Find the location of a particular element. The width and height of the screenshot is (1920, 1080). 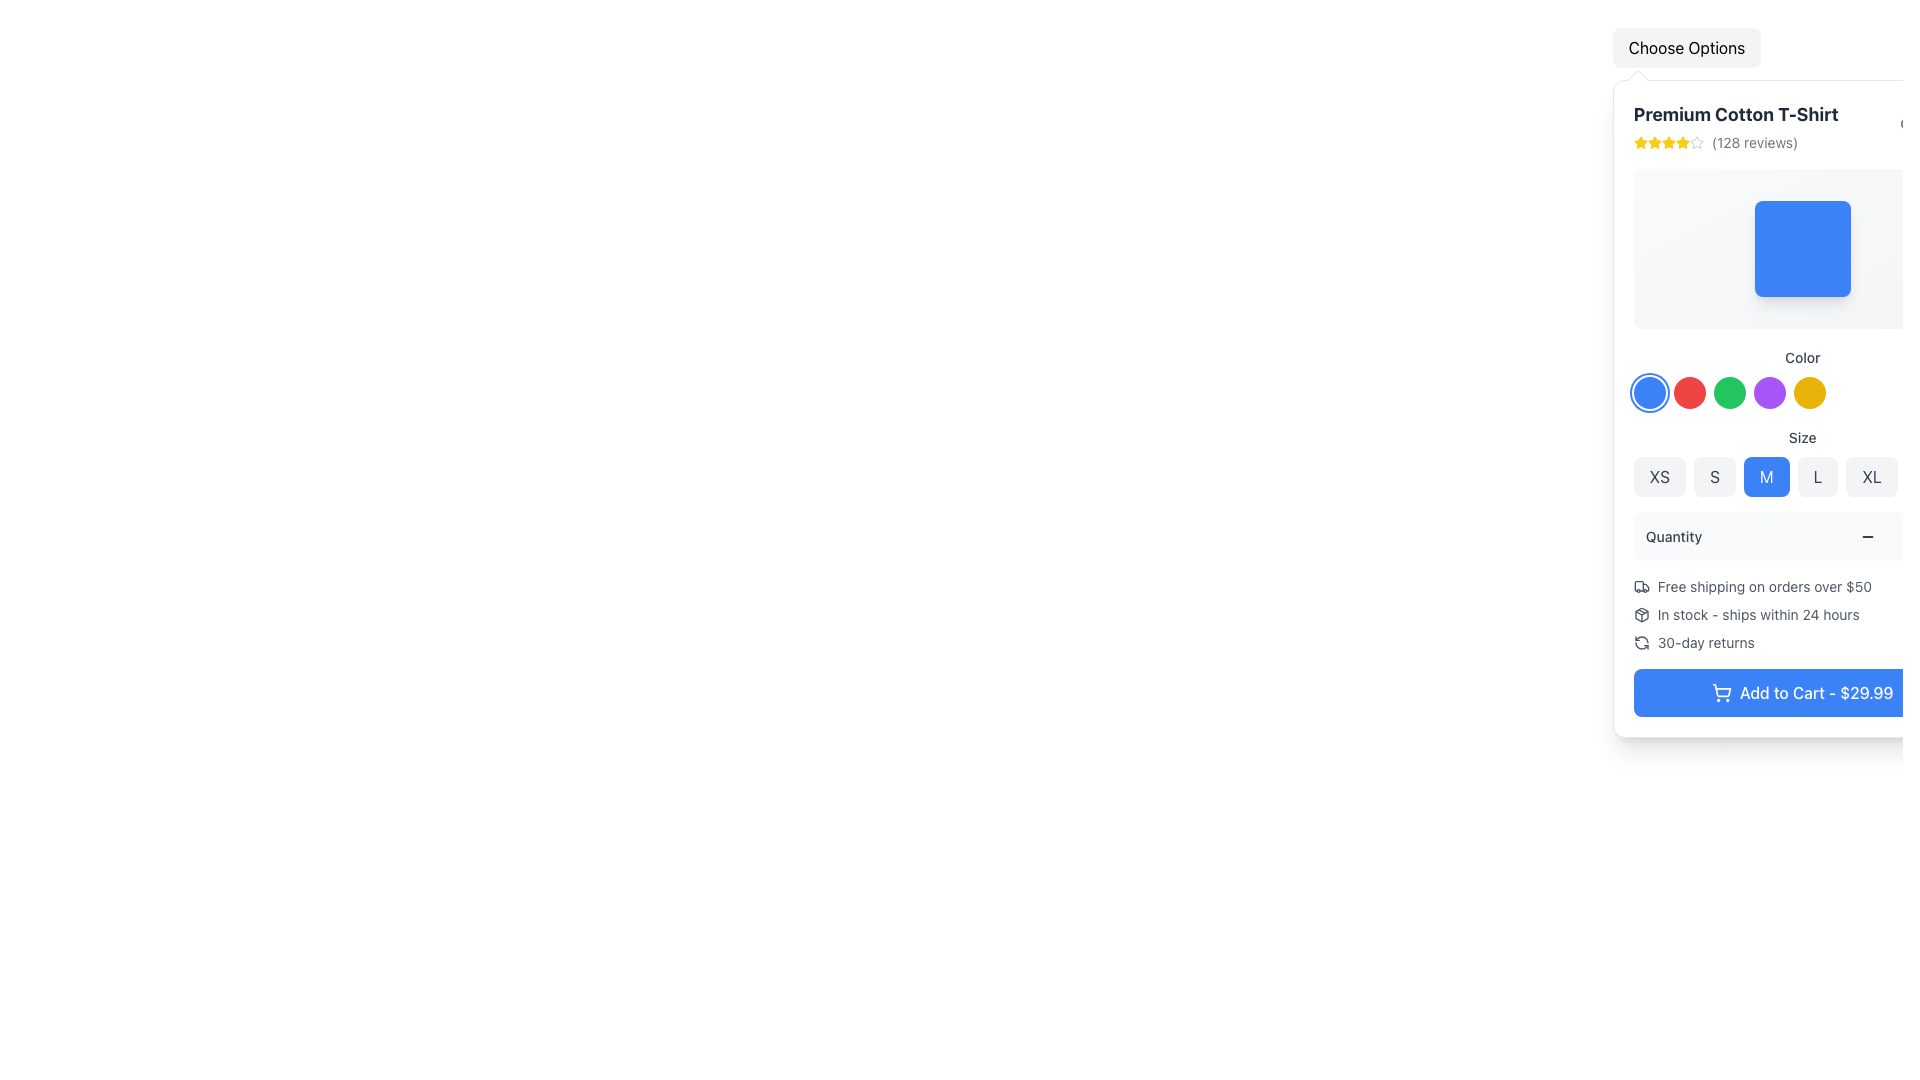

text displayed on the 'Add to Cart - $29.99' button, which is styled with a medium-weight font and includes a shopping cart icon on its left is located at coordinates (1816, 692).